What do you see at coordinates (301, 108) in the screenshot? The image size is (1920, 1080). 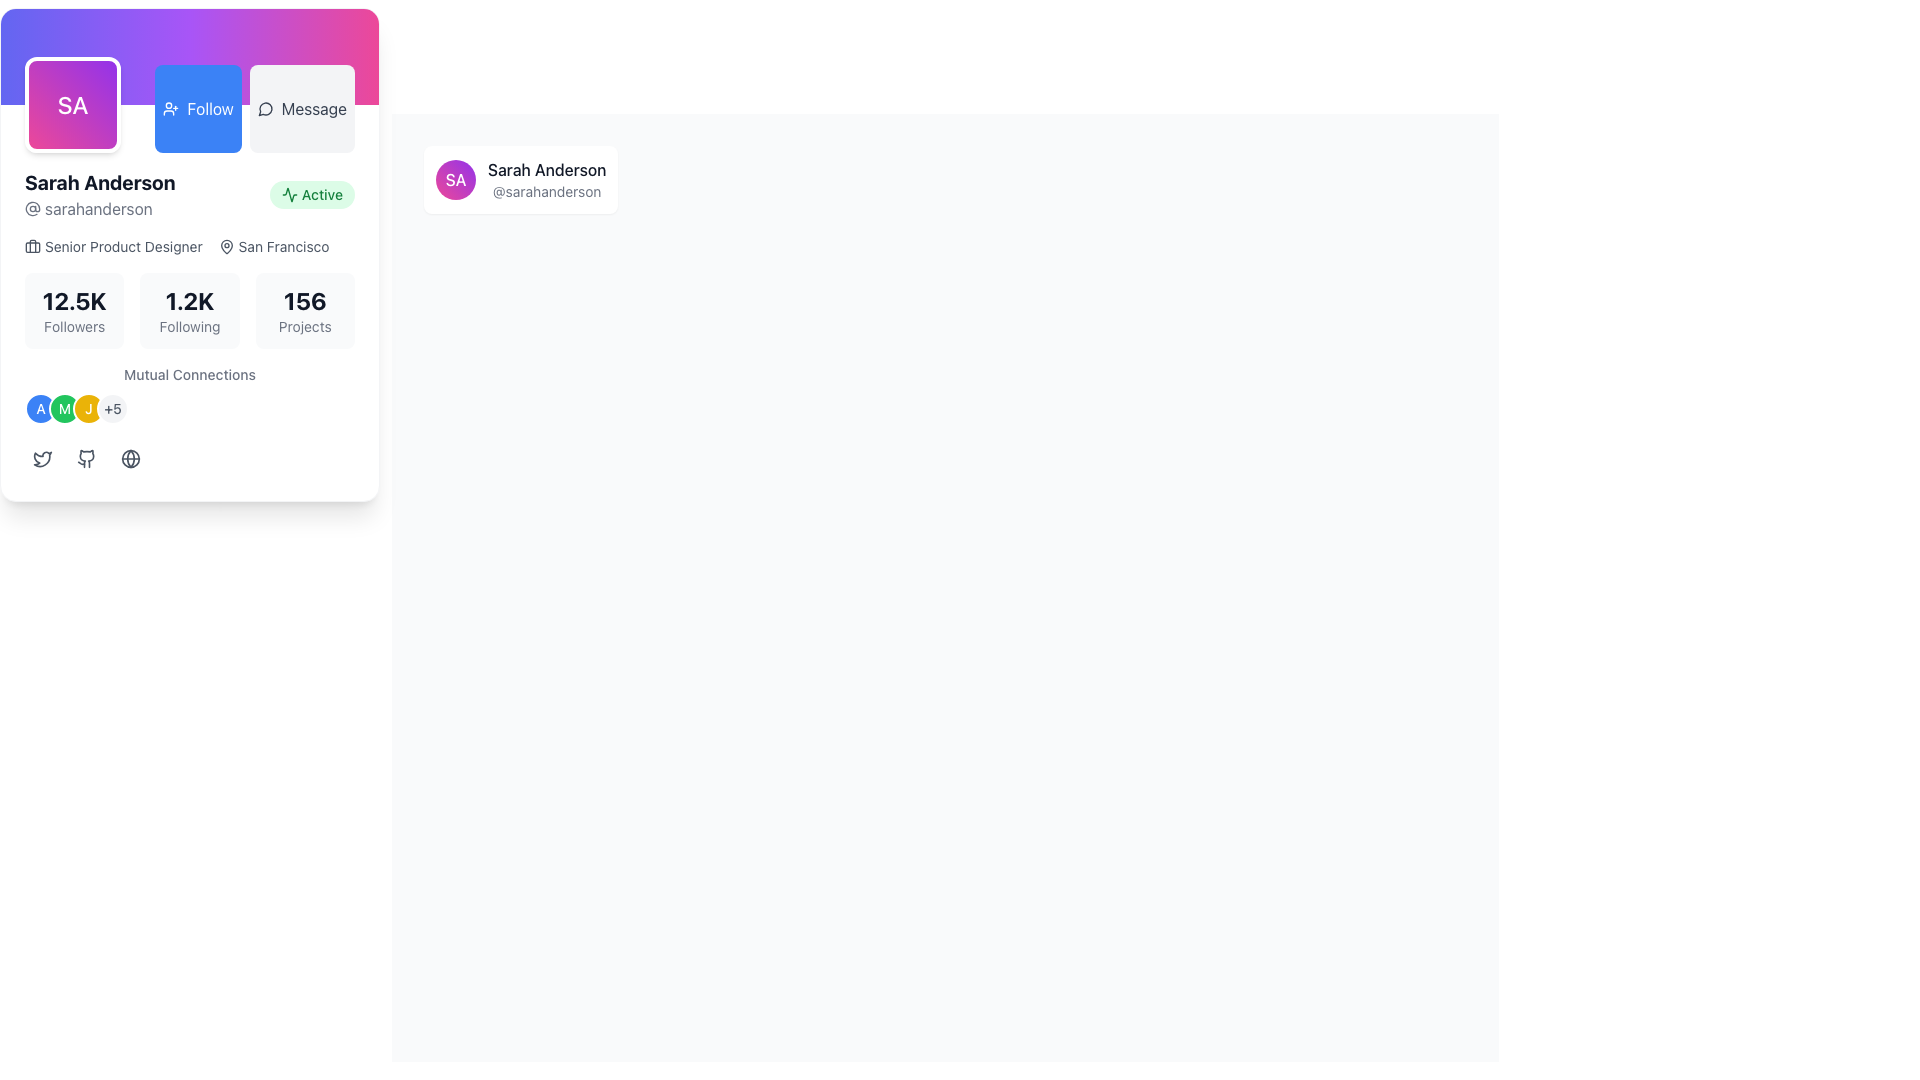 I see `the second button in the horizontal group at the top-right of the card interface` at bounding box center [301, 108].